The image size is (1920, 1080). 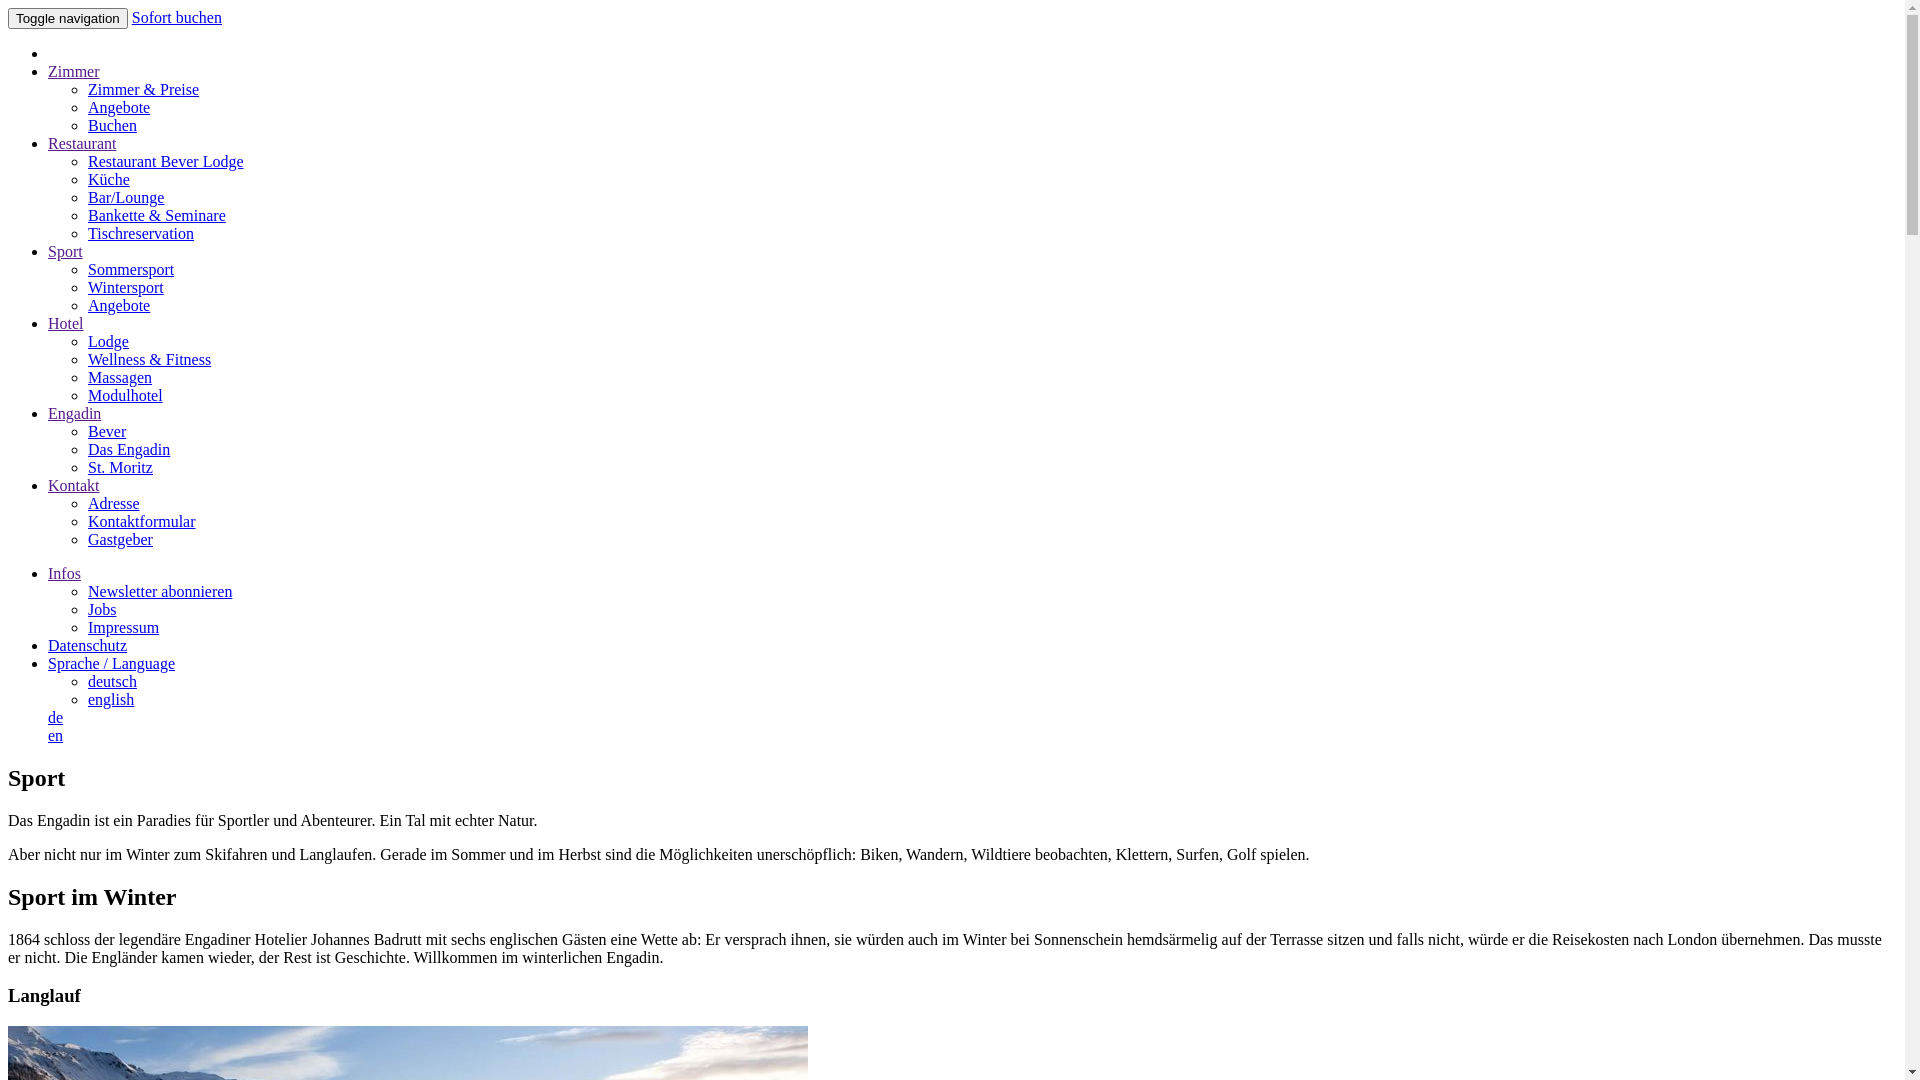 What do you see at coordinates (55, 716) in the screenshot?
I see `'de'` at bounding box center [55, 716].